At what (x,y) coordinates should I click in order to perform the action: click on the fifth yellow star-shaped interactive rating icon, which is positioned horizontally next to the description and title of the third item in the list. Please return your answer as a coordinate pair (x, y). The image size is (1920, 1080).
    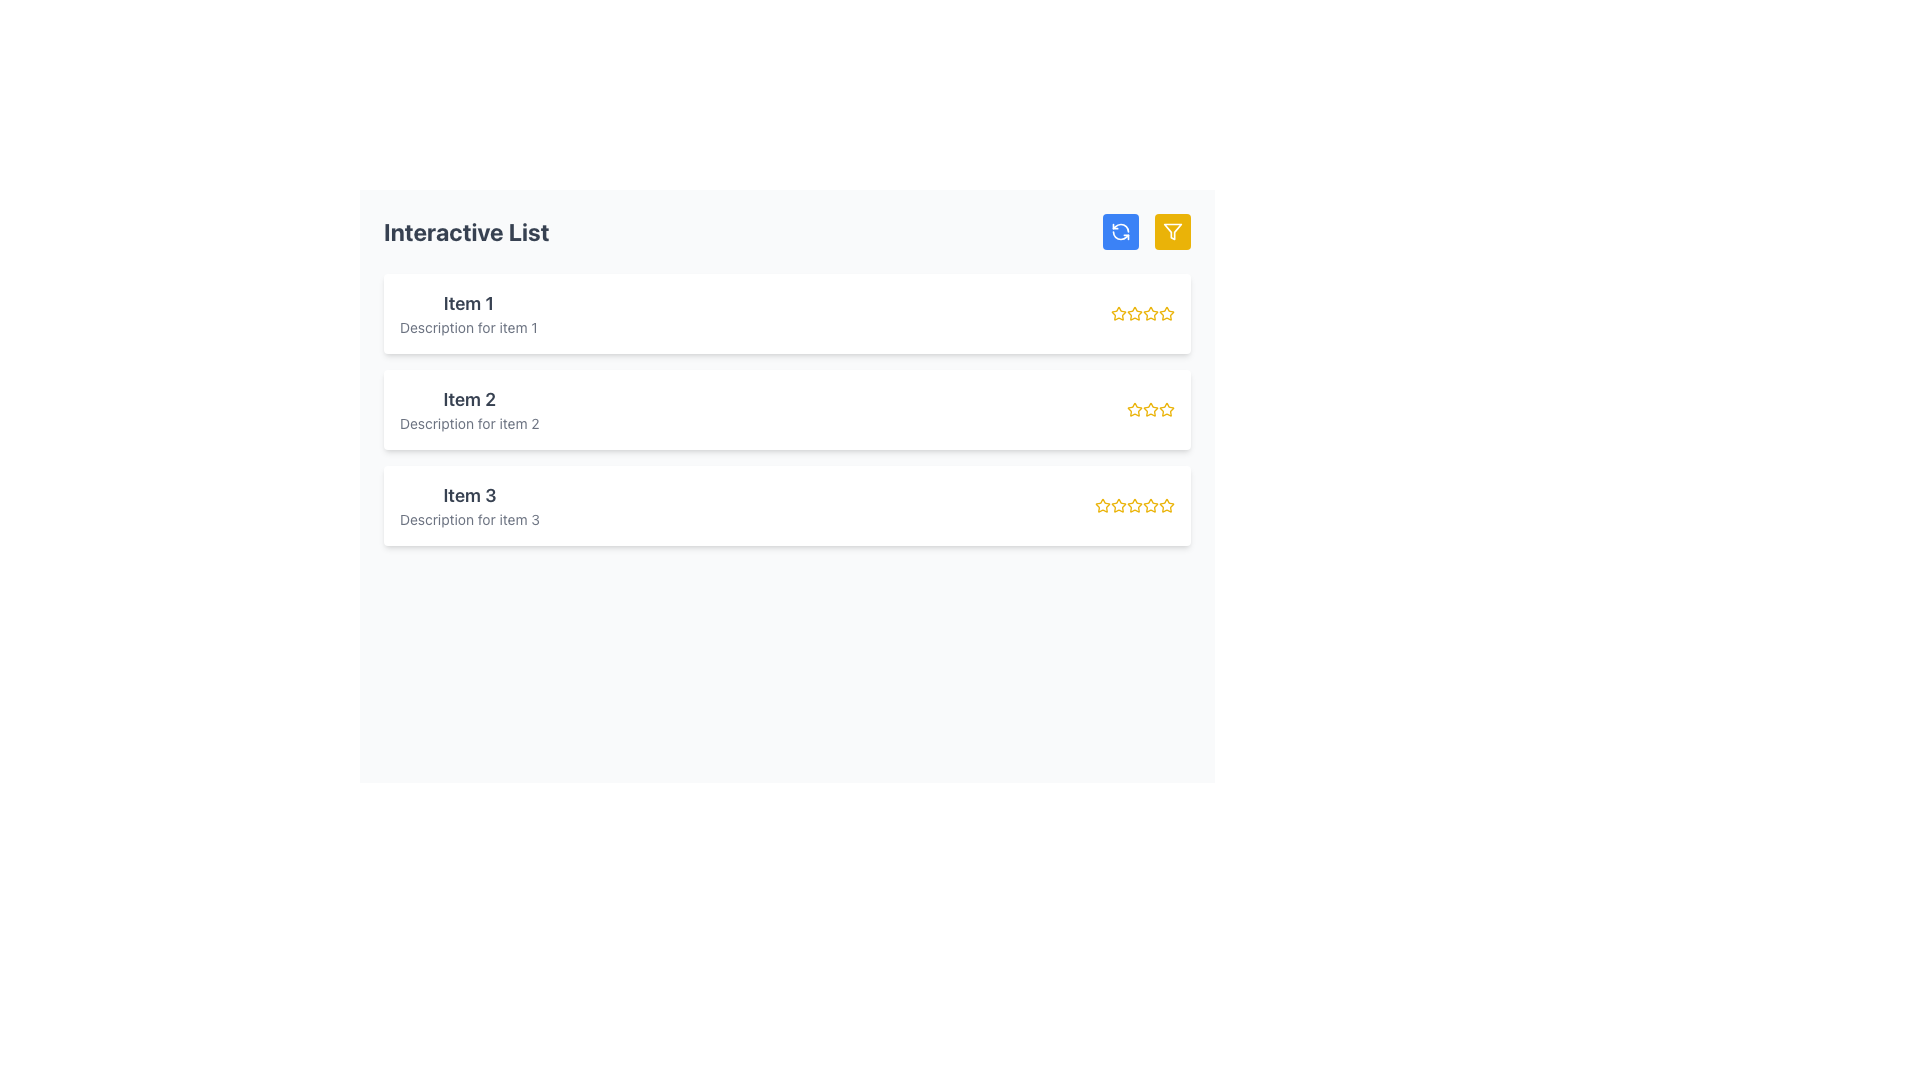
    Looking at the image, I should click on (1166, 504).